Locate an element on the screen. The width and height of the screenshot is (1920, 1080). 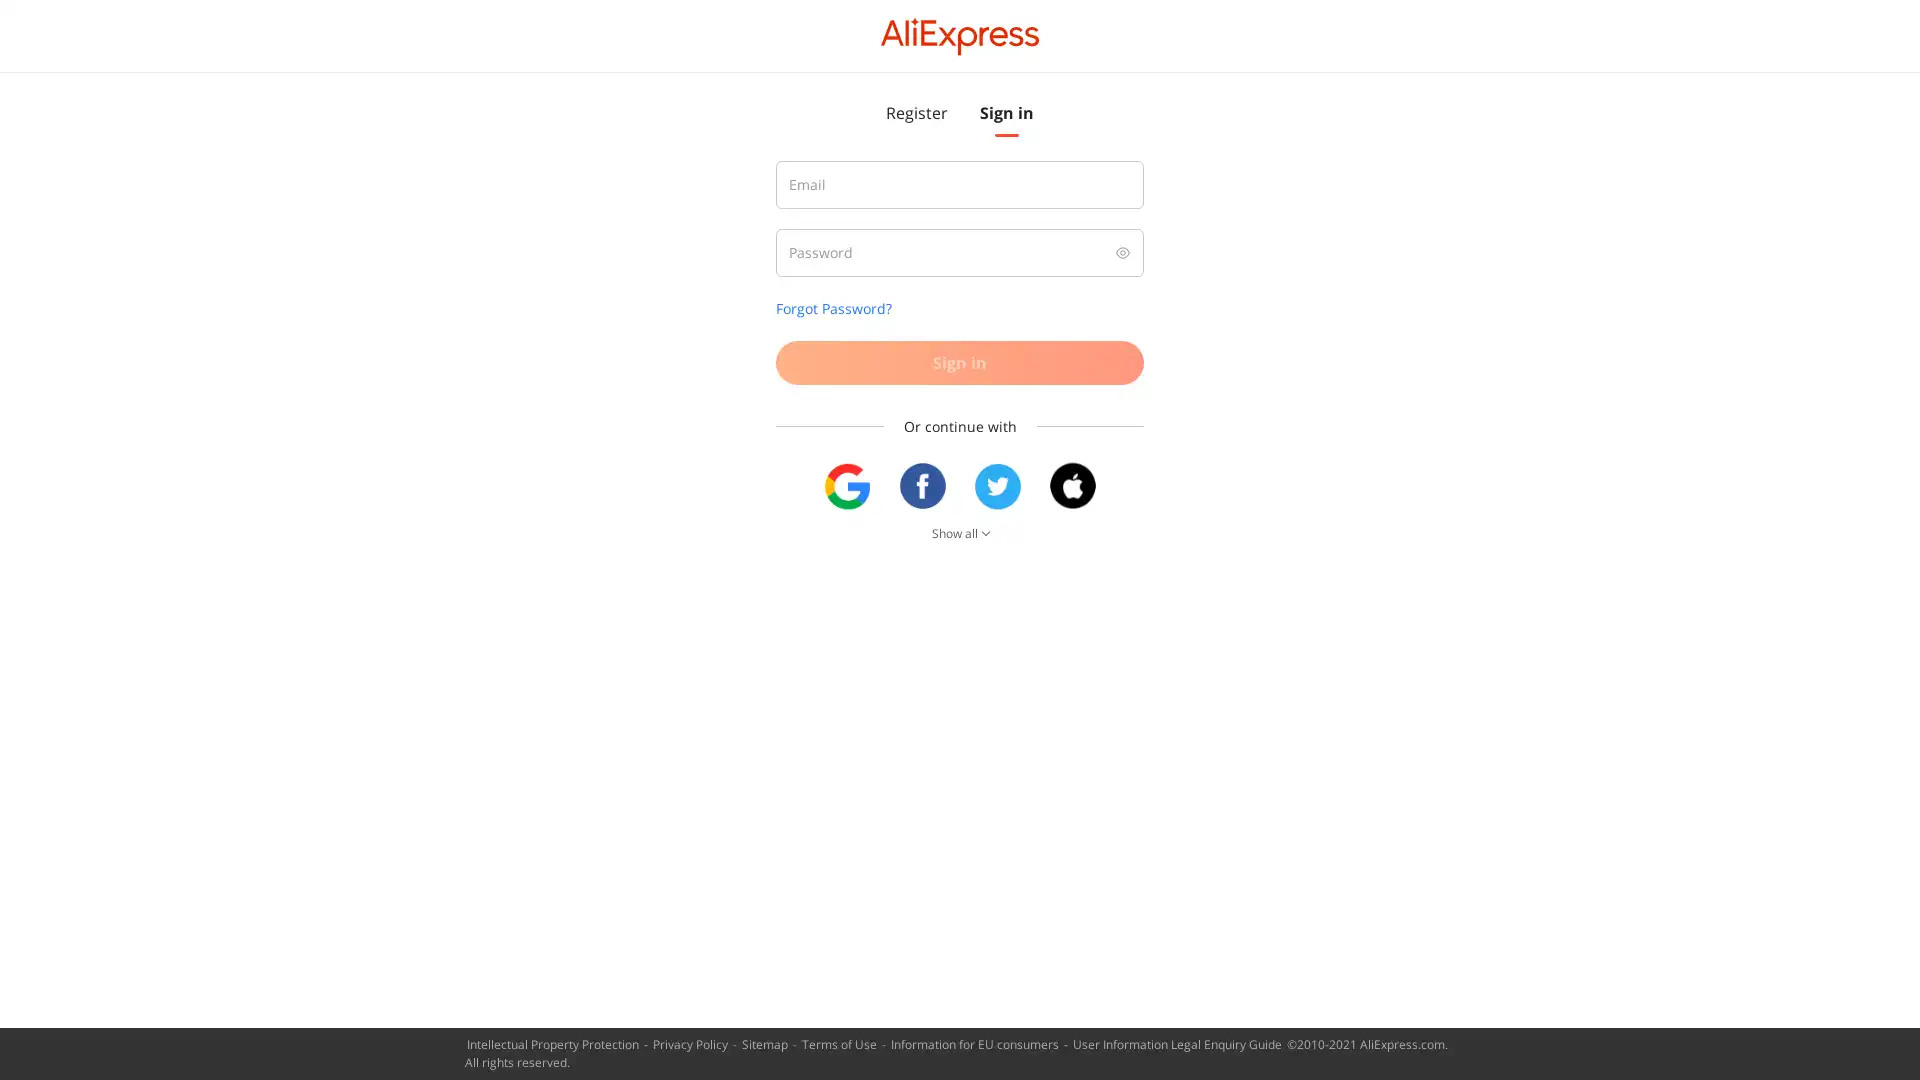
Sign in is located at coordinates (960, 362).